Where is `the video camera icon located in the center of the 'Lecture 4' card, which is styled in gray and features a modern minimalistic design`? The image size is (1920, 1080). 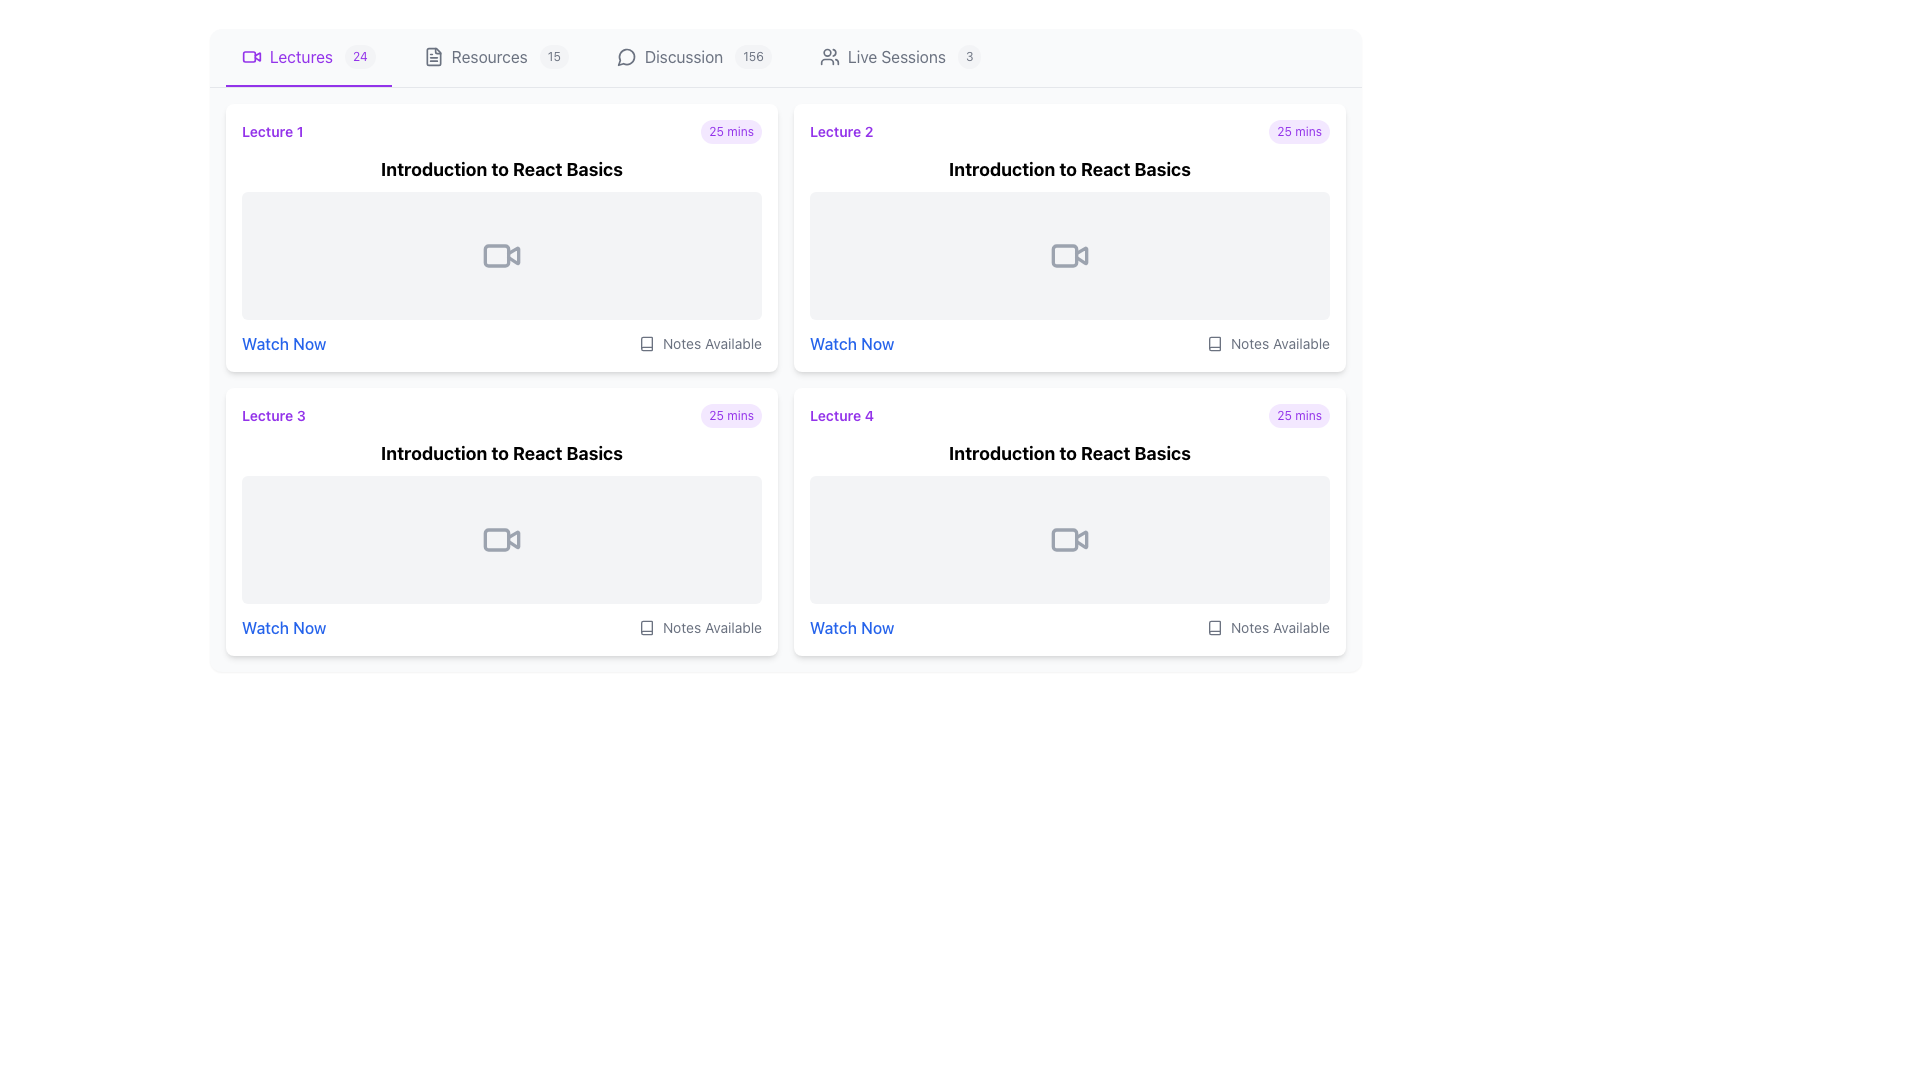 the video camera icon located in the center of the 'Lecture 4' card, which is styled in gray and features a modern minimalistic design is located at coordinates (1069, 540).